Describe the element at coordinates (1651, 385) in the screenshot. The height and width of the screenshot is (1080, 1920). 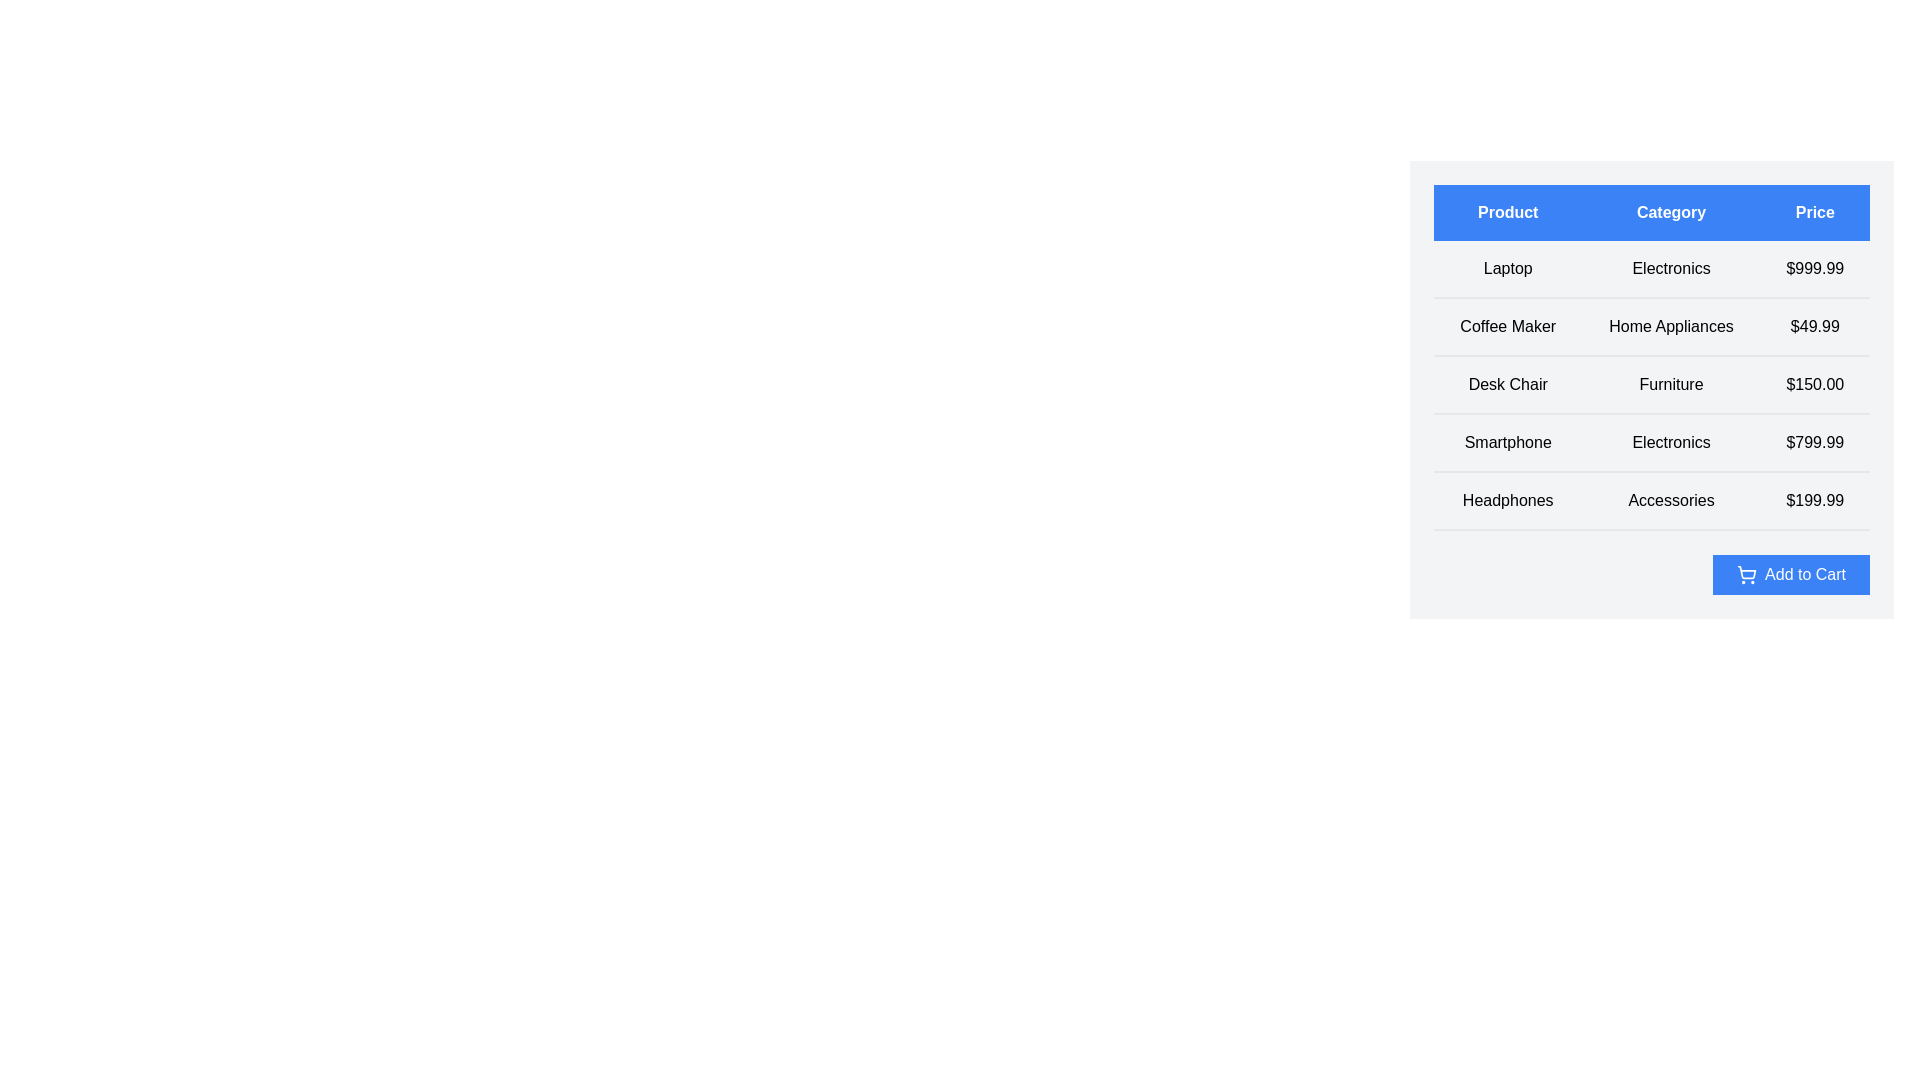
I see `the third row in the product listing table that displays information for 'Desk Chair', including its category and price` at that location.